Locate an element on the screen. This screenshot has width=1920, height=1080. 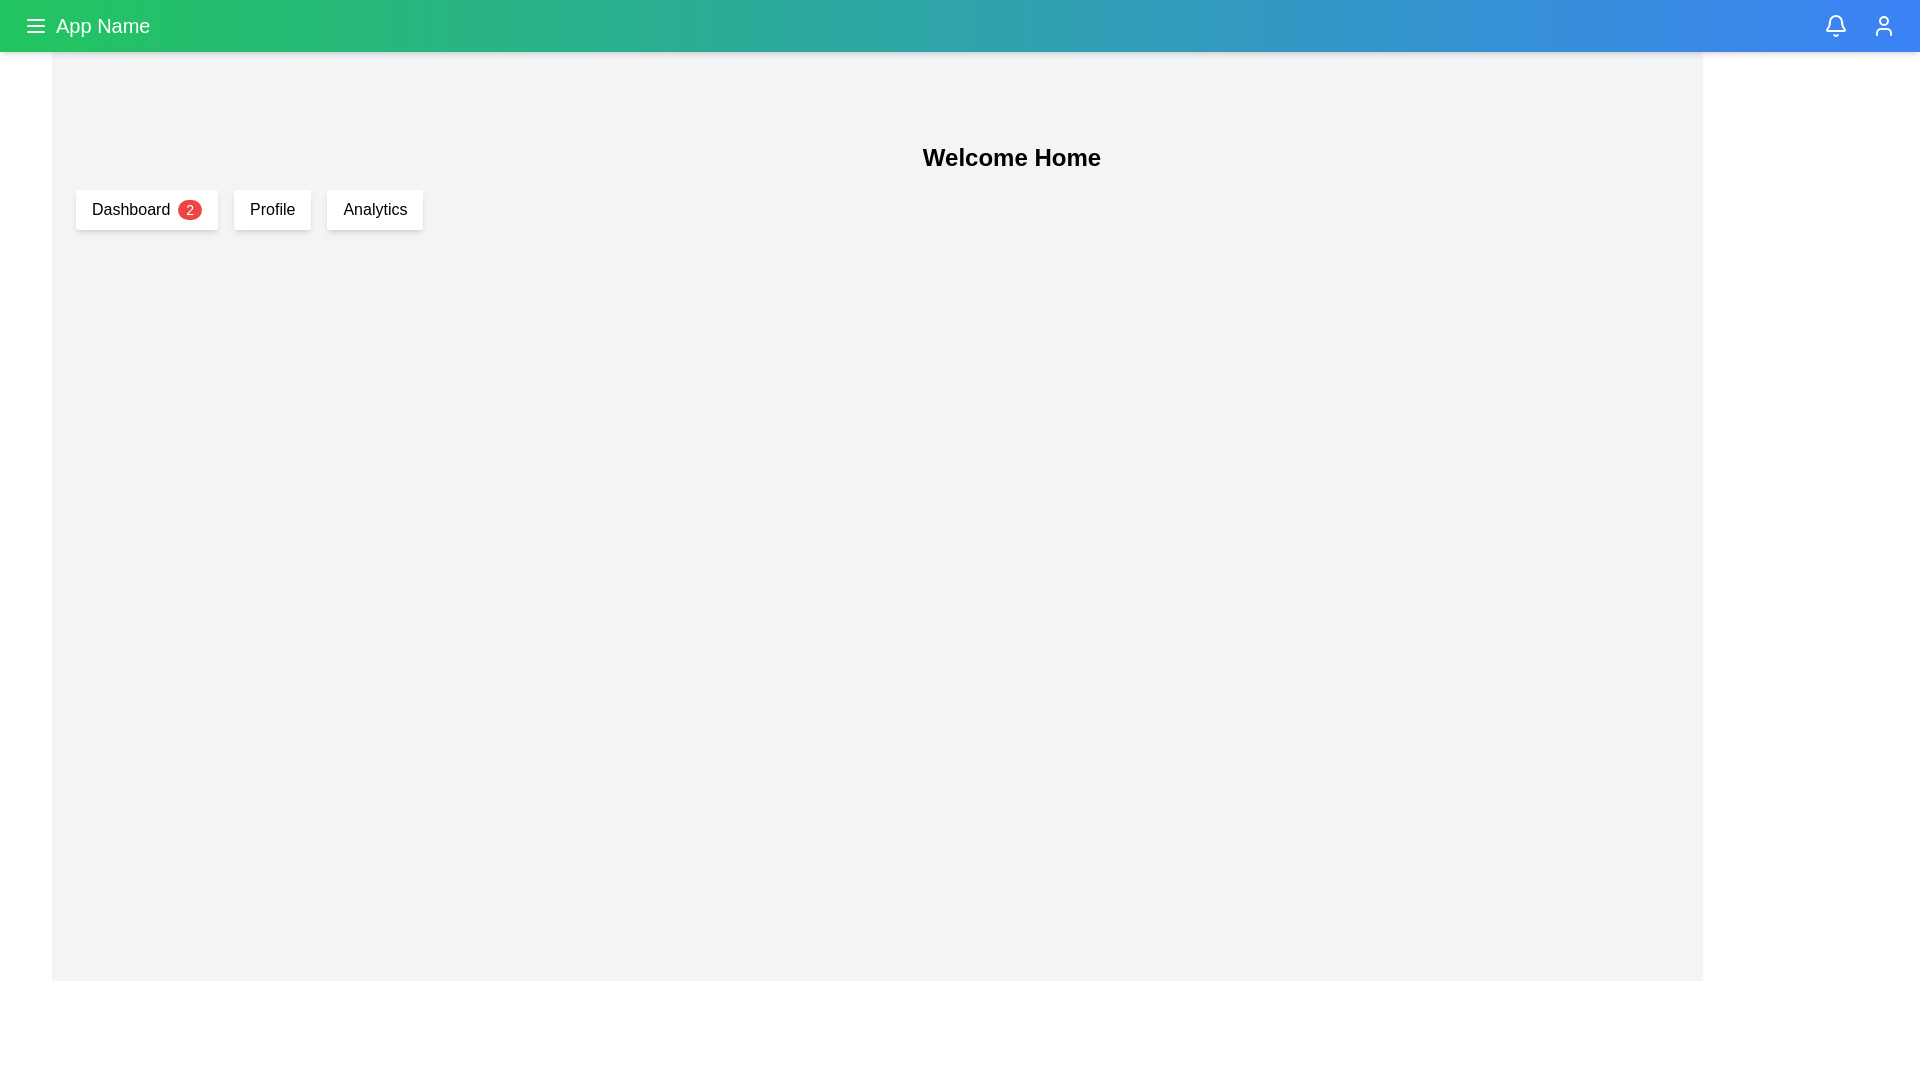
the decorative vector graphic component resembling a notification bell, which is positioned below the top navigation bar and slightly to the right side of the application layout is located at coordinates (1836, 23).